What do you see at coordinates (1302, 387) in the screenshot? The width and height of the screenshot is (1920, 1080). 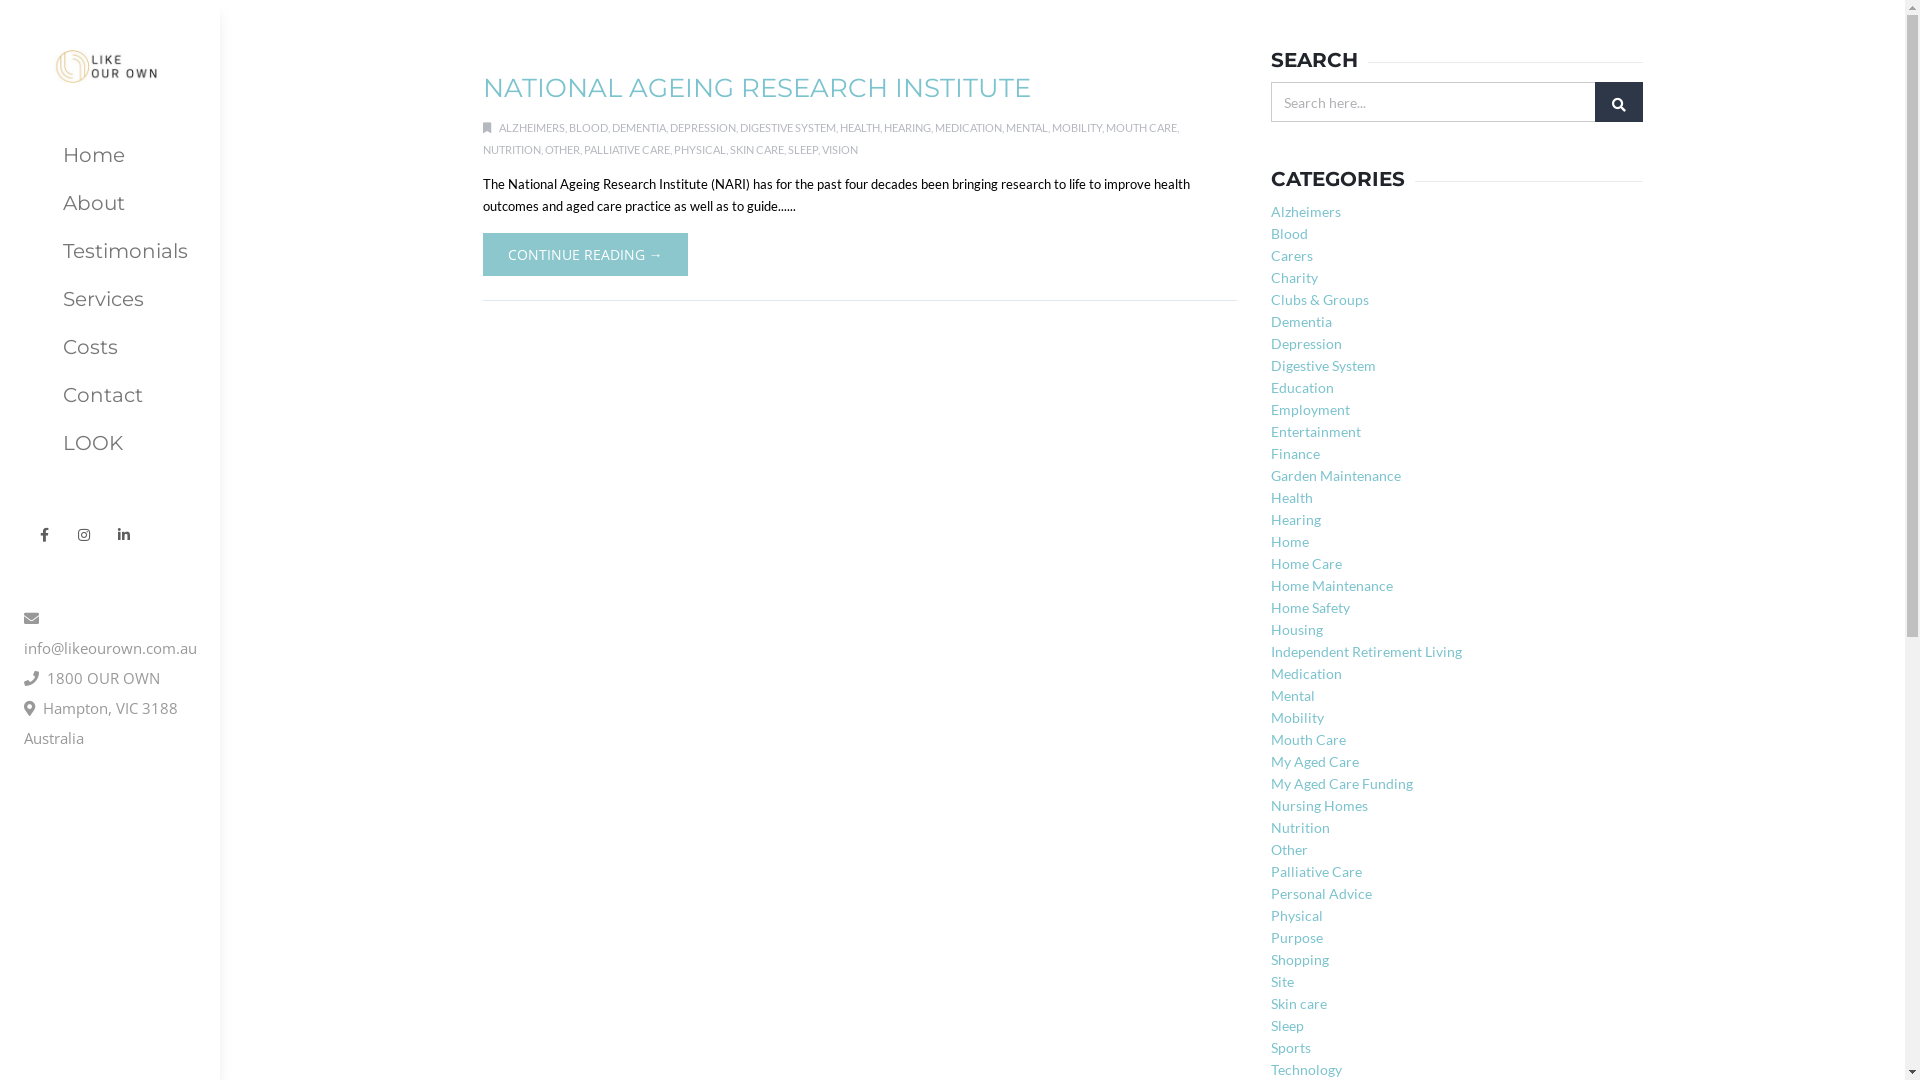 I see `'Education'` at bounding box center [1302, 387].